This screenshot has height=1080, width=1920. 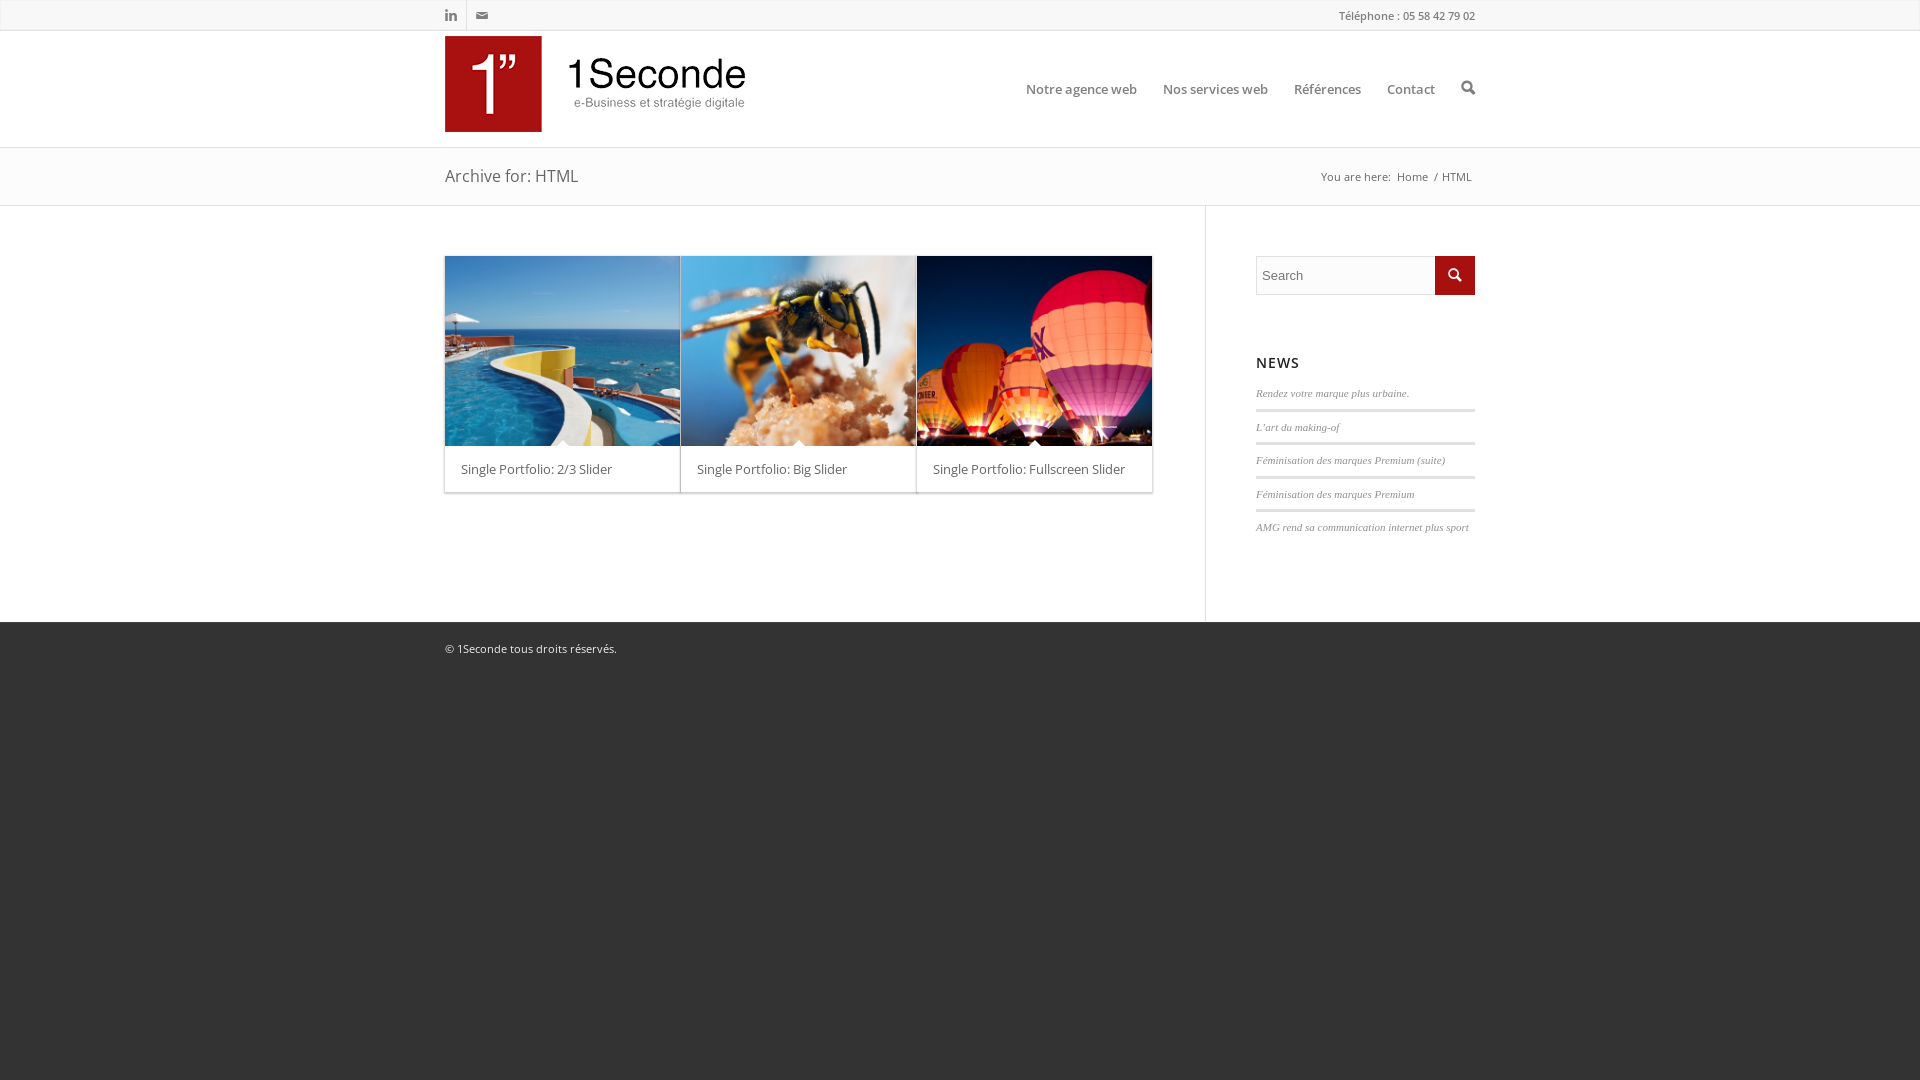 I want to click on 'Single Portfolio: 2/3 Slider', so click(x=459, y=469).